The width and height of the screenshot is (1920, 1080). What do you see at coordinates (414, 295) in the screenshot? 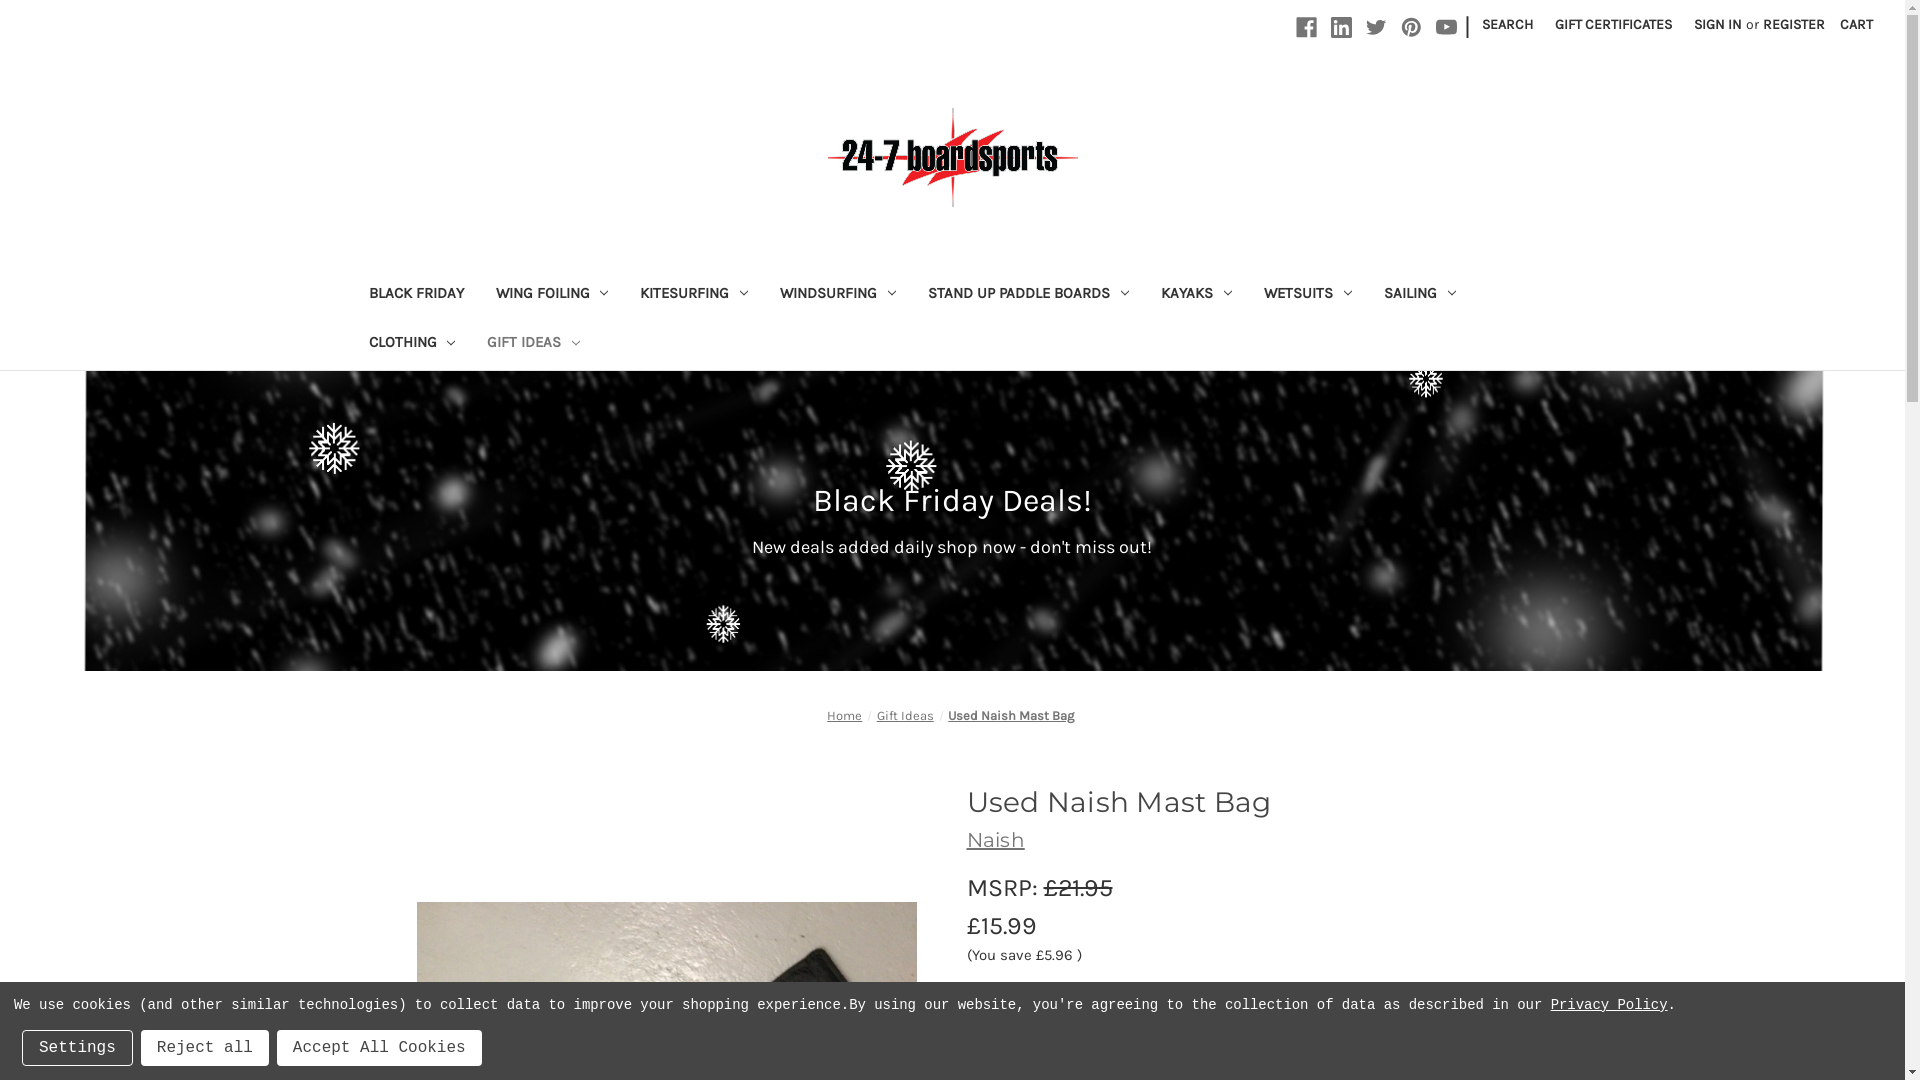
I see `'BLACK FRIDAY'` at bounding box center [414, 295].